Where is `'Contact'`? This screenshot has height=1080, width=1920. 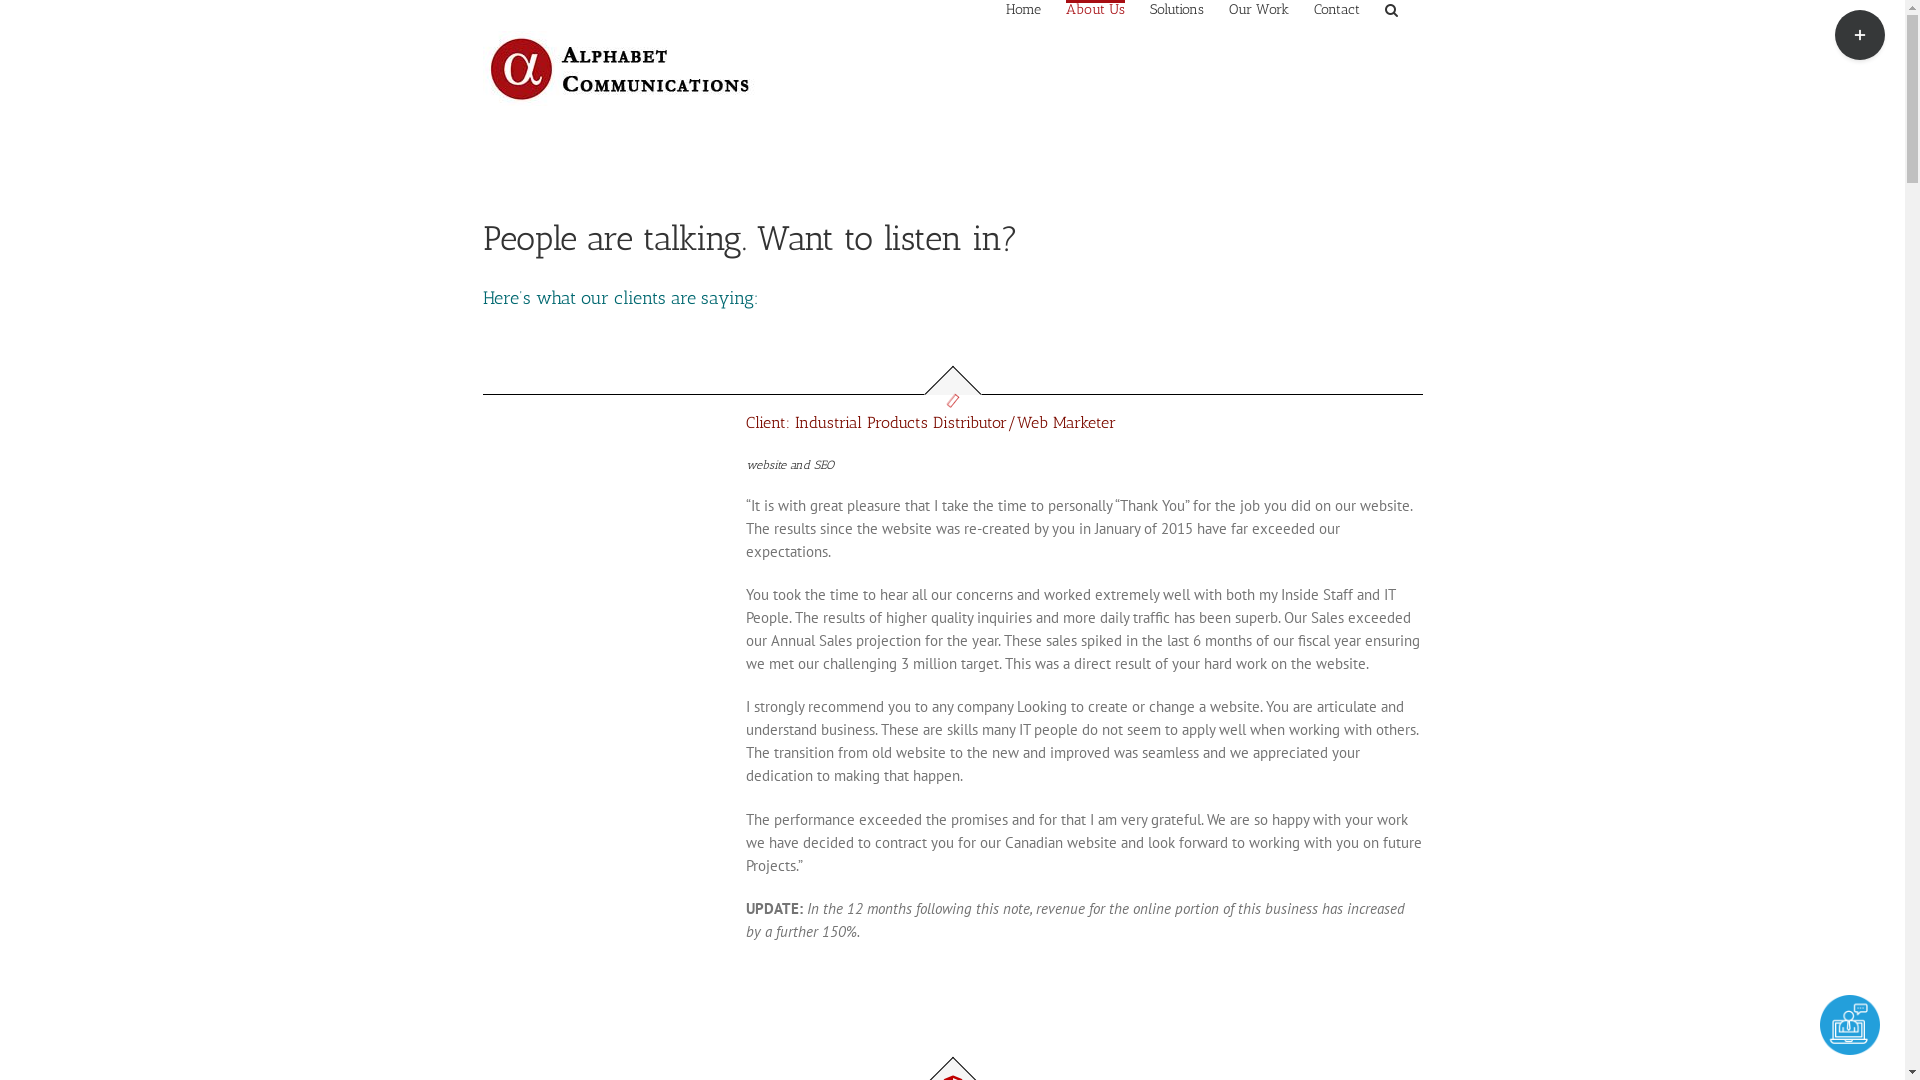
'Contact' is located at coordinates (1337, 8).